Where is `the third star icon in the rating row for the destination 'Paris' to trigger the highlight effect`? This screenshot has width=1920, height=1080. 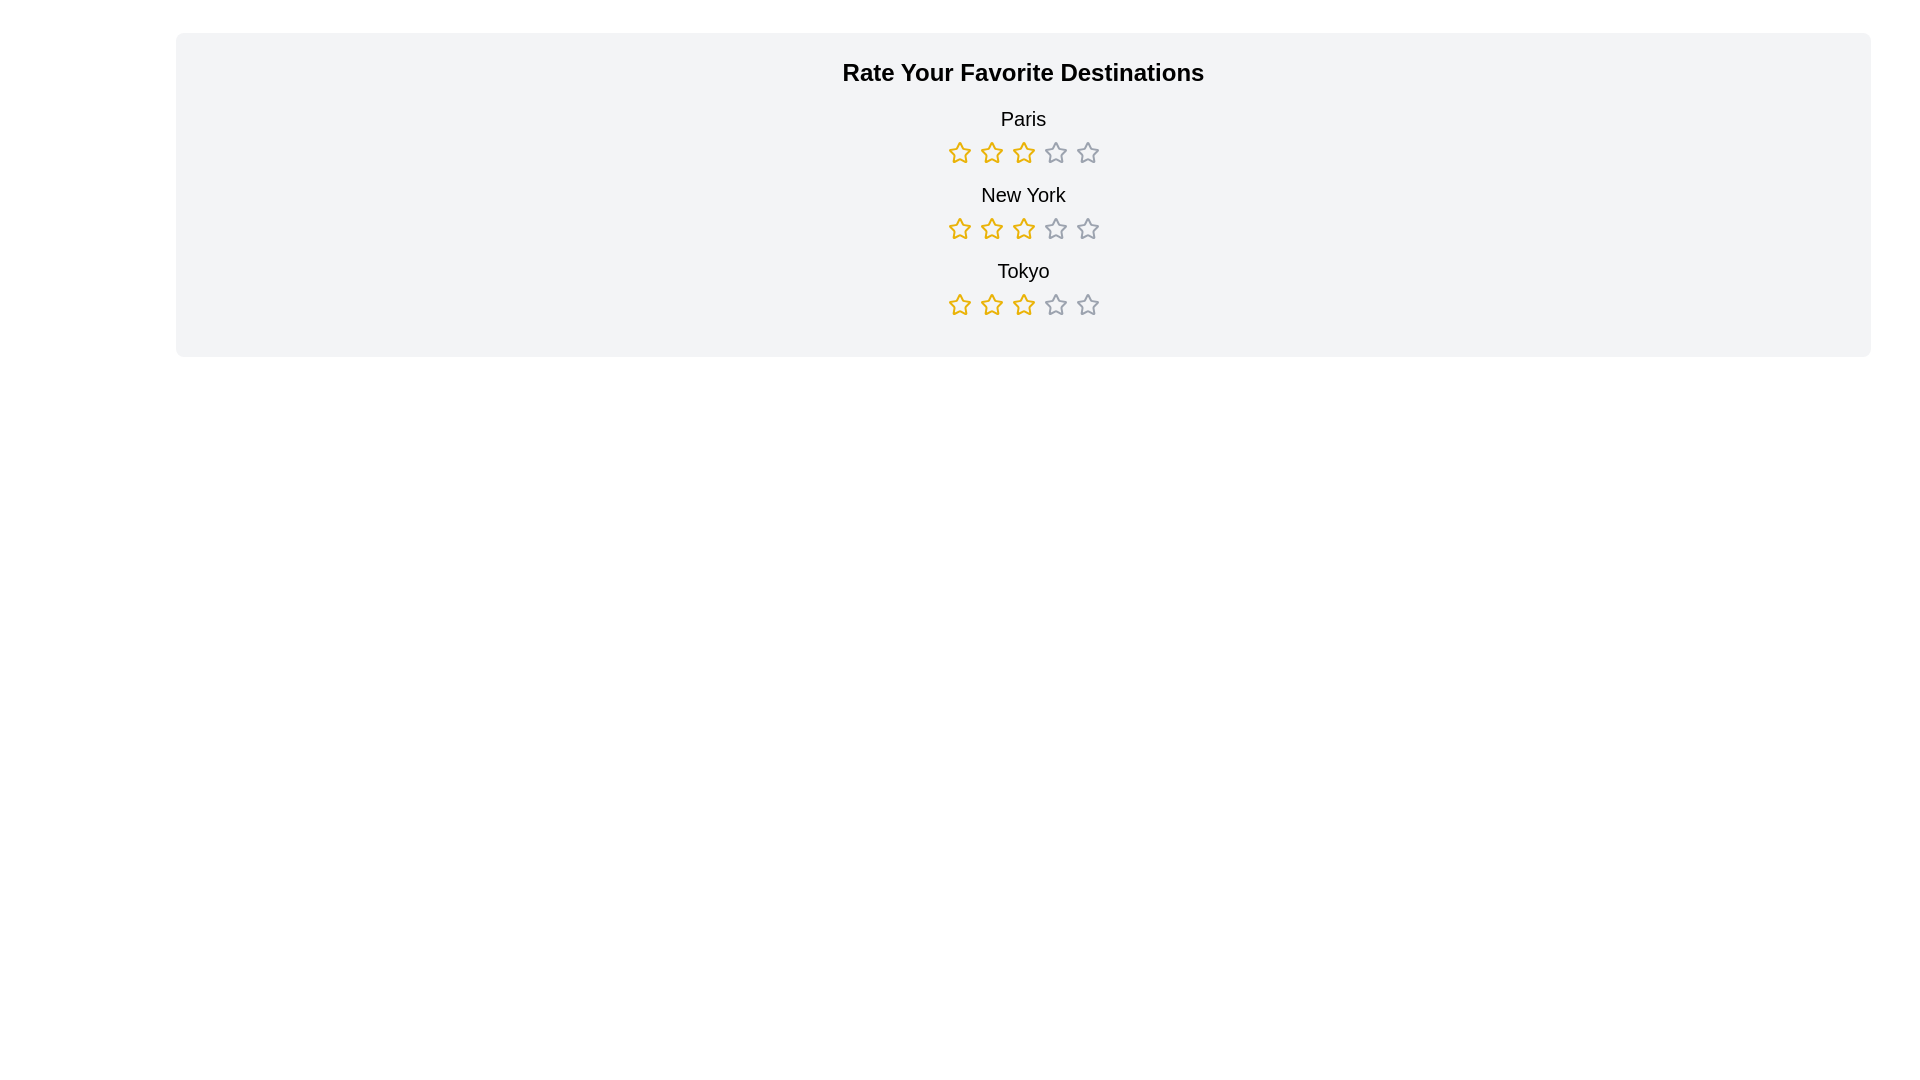 the third star icon in the rating row for the destination 'Paris' to trigger the highlight effect is located at coordinates (1023, 151).